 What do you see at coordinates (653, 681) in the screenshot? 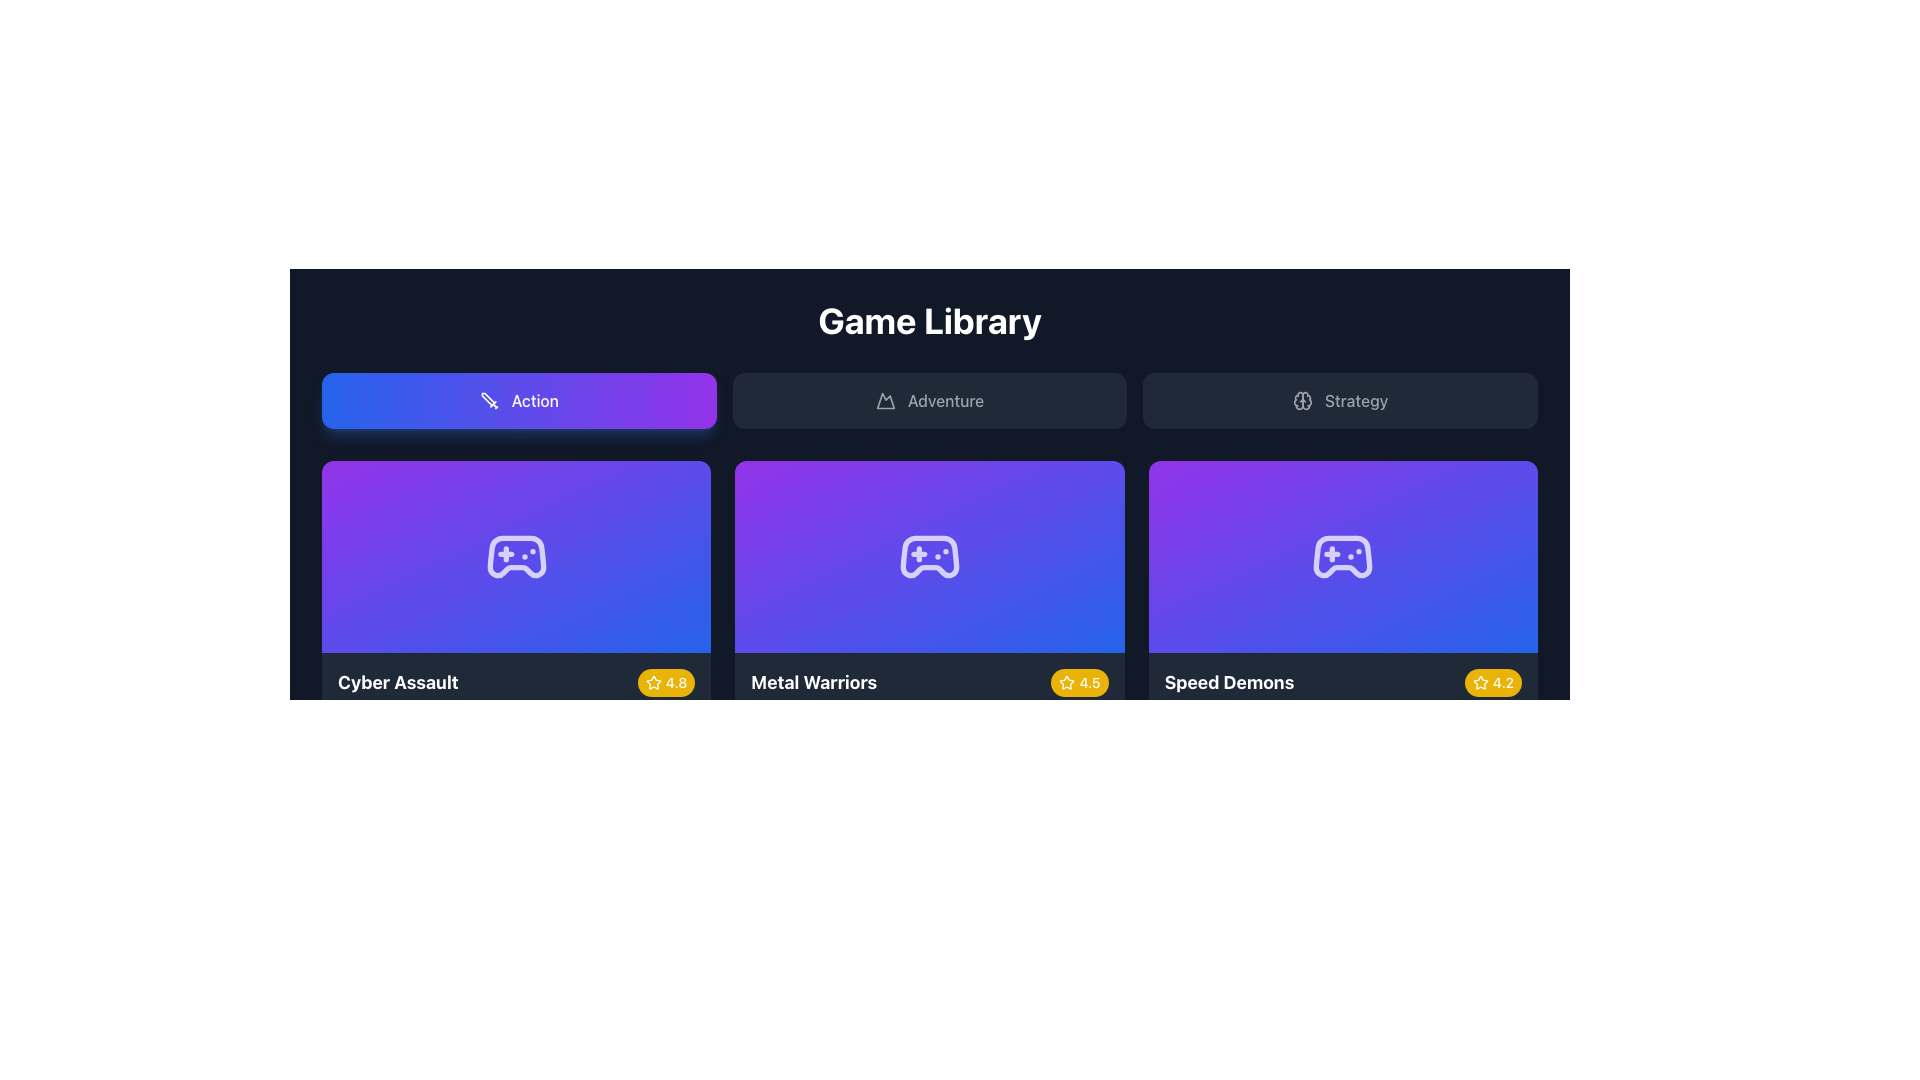
I see `the star-shaped icon filled with white, located within a yellow rounded rectangle next to the rating text '4.8' for the game 'Cyber Assault' at the bottom-right corner of its card` at bounding box center [653, 681].